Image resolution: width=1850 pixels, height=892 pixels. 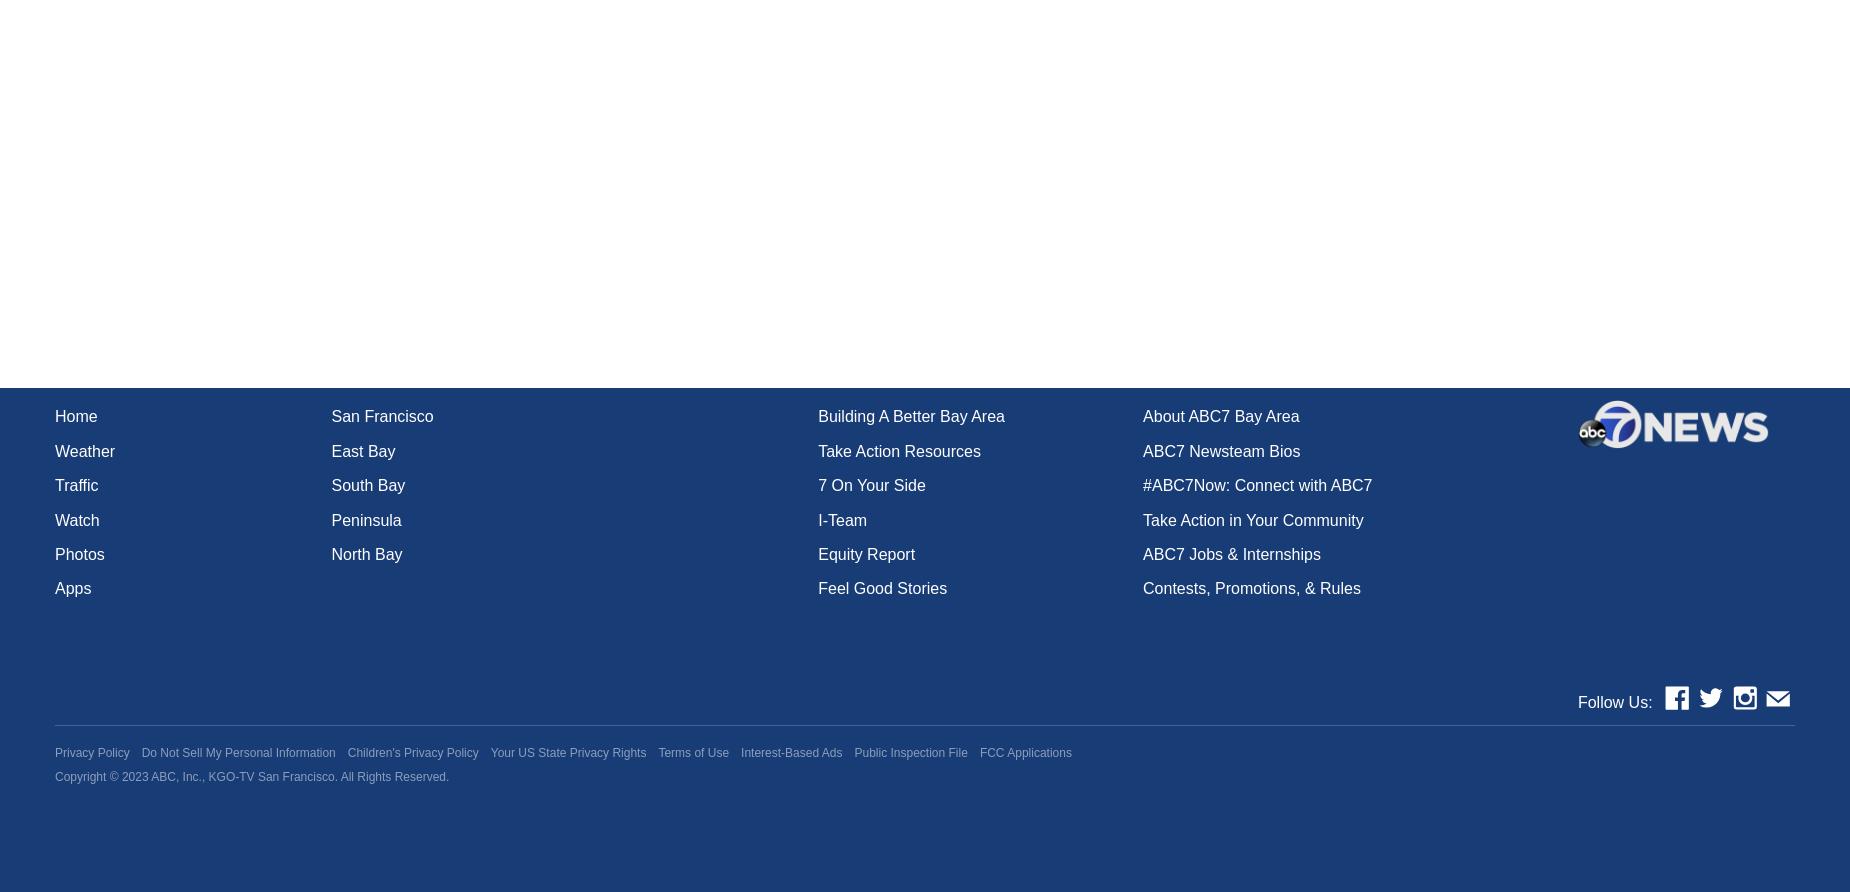 I want to click on 'Terms of Use', so click(x=693, y=753).